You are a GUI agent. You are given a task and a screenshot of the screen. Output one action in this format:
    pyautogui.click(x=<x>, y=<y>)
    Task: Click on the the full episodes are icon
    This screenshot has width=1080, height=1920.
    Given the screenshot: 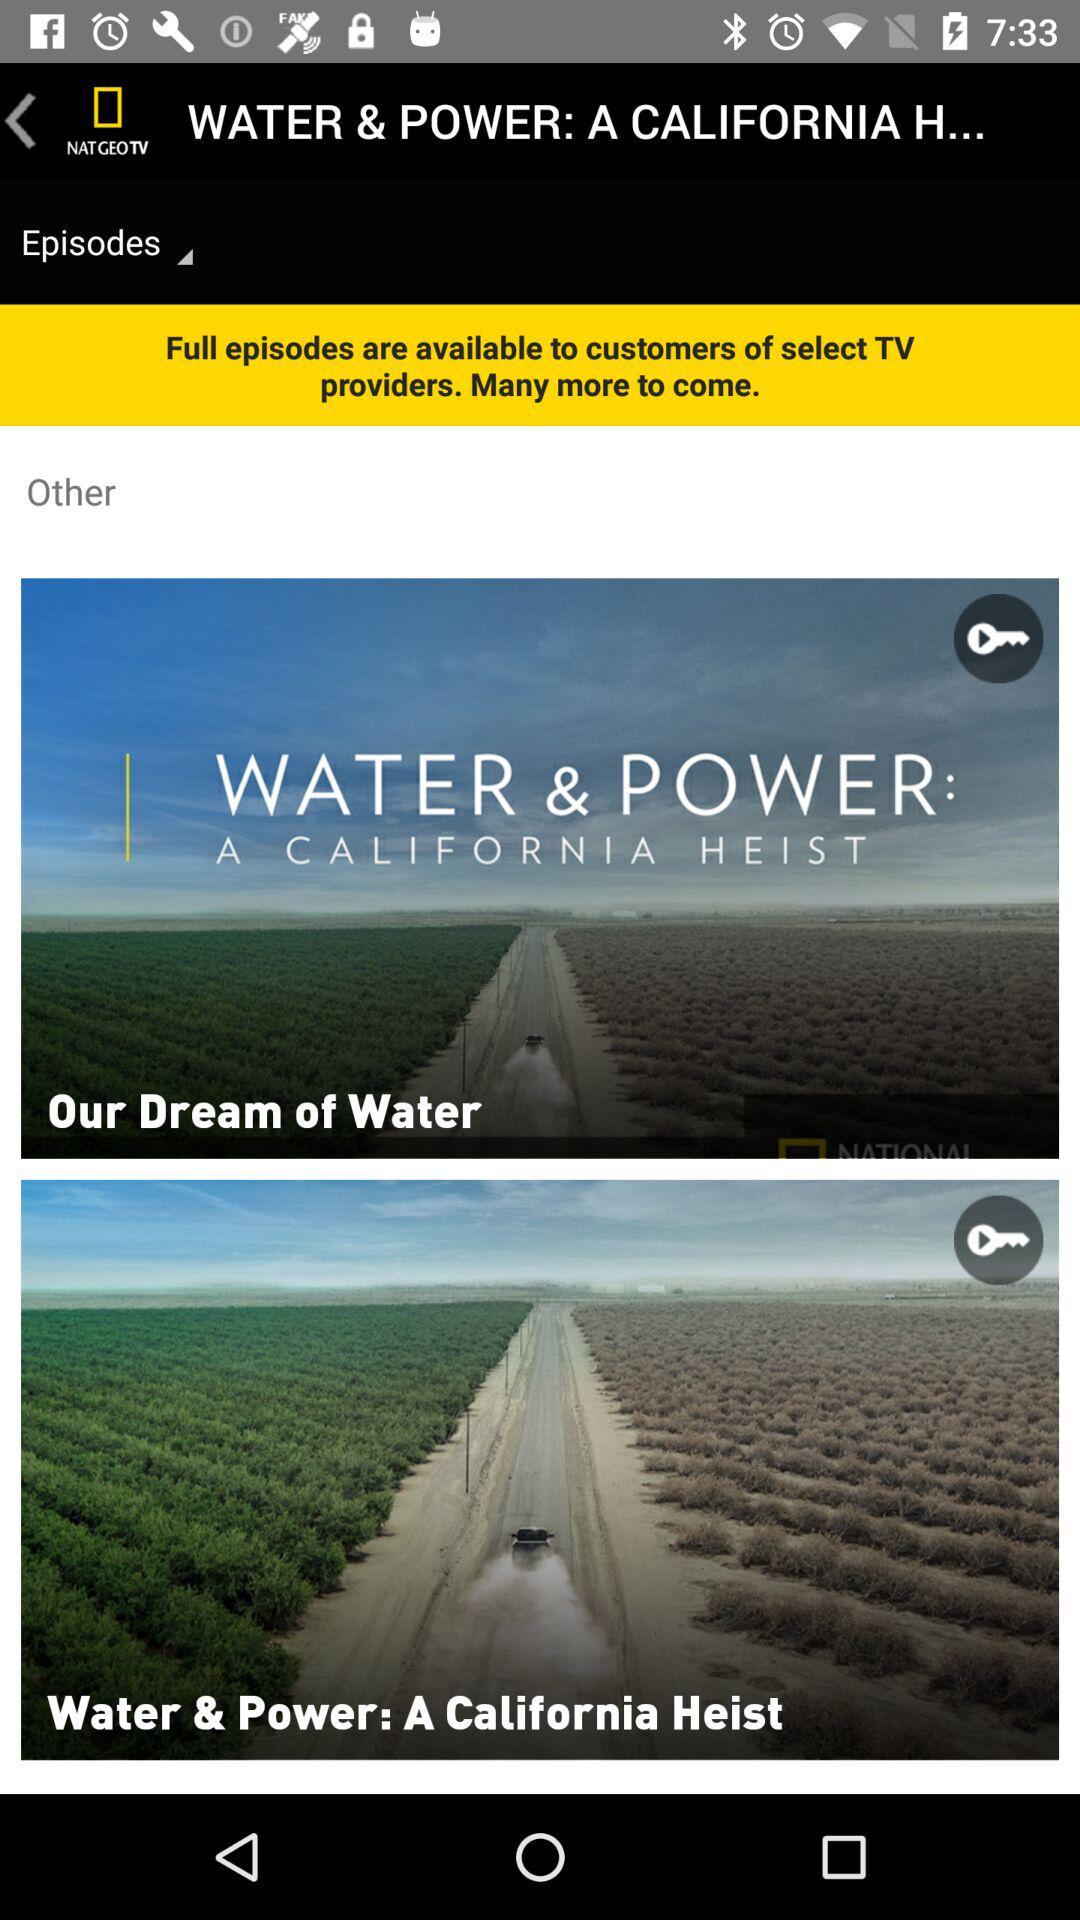 What is the action you would take?
    pyautogui.click(x=540, y=365)
    